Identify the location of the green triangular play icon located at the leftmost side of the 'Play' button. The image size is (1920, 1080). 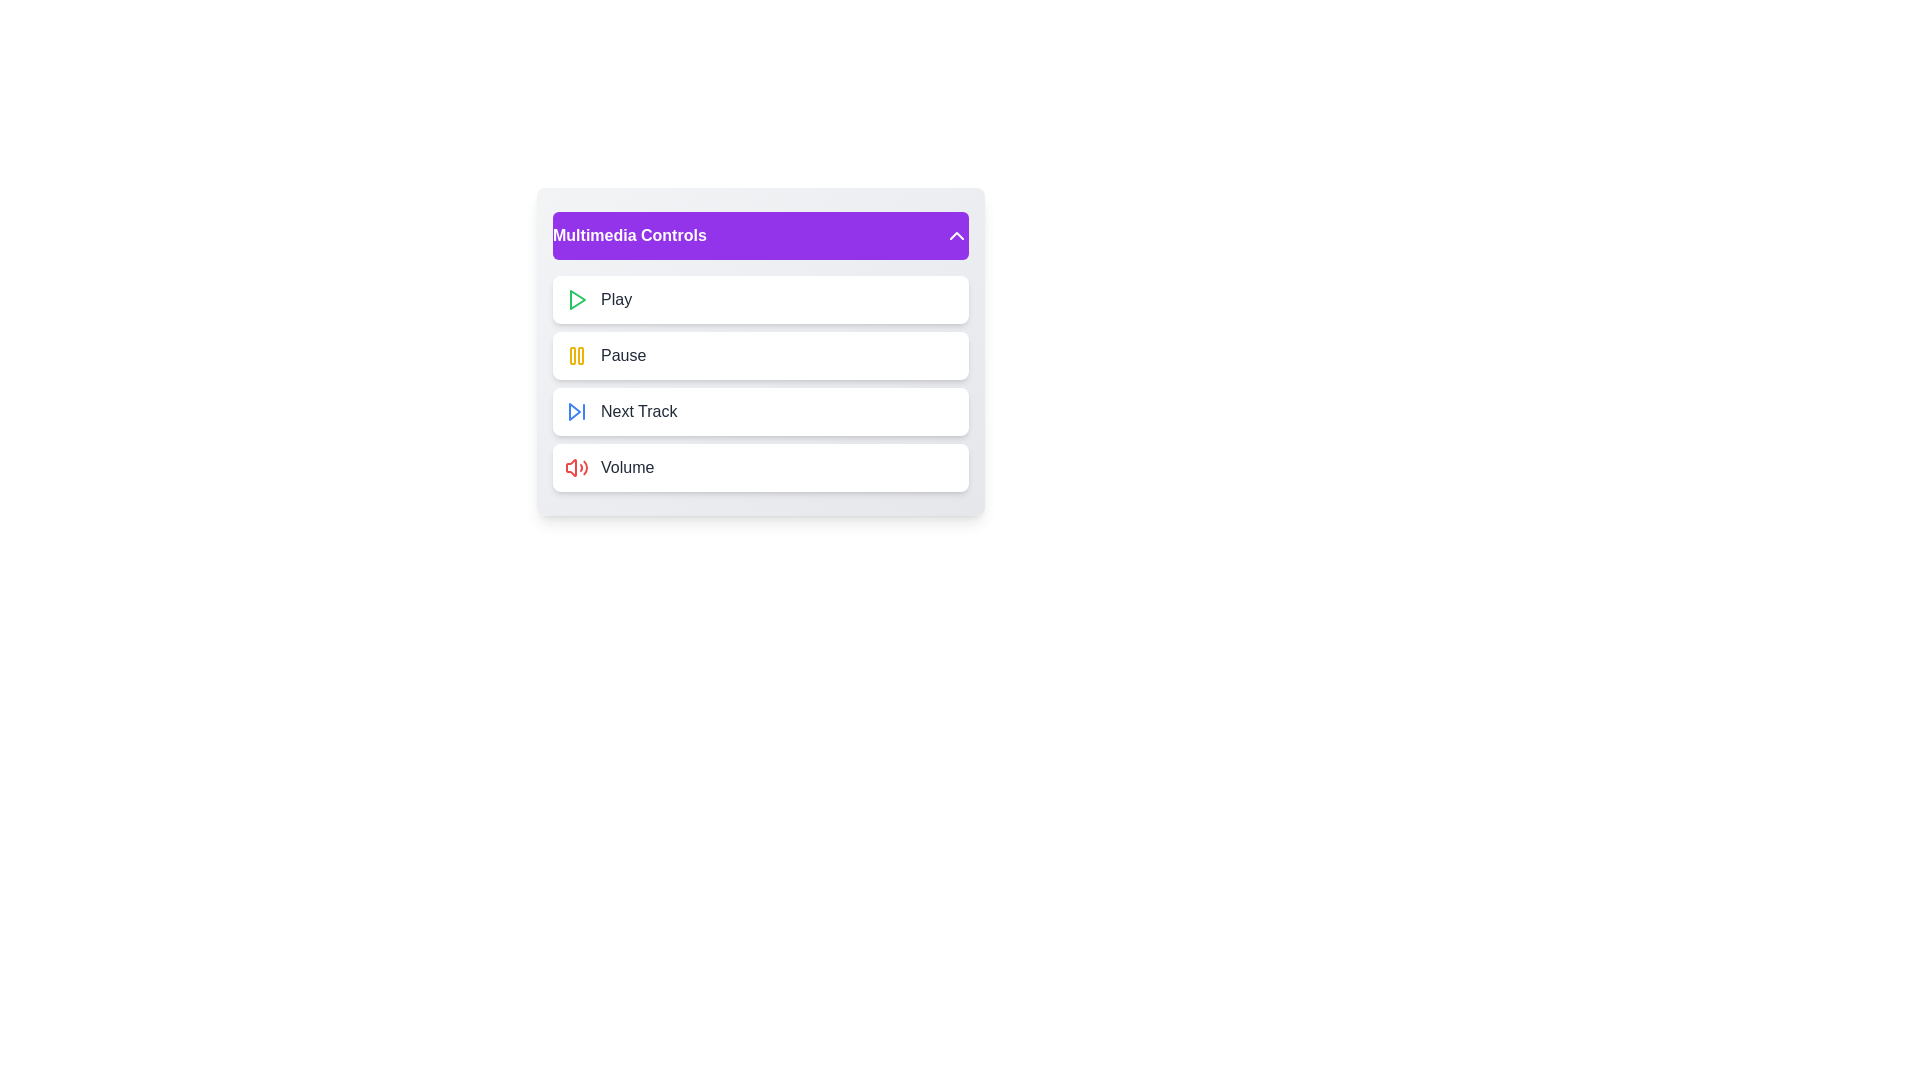
(575, 300).